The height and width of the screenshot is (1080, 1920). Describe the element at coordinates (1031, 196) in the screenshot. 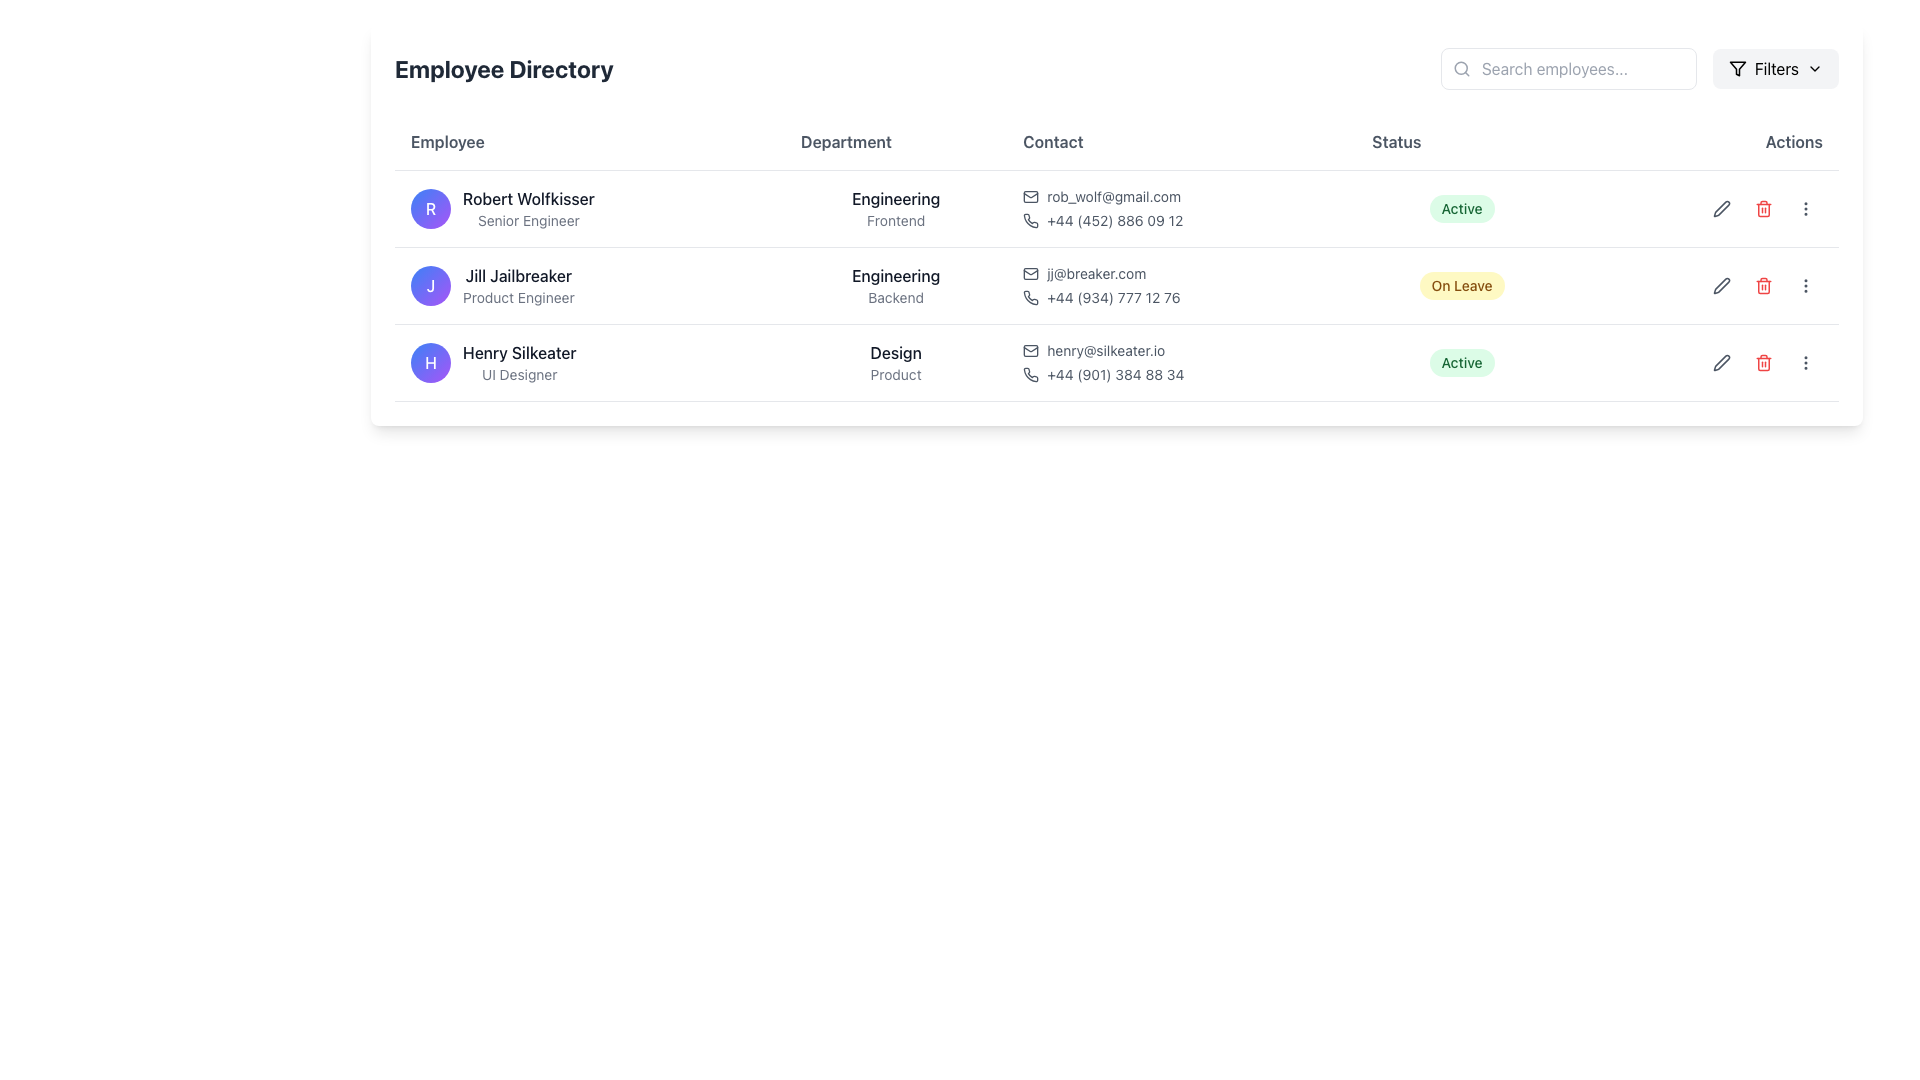

I see `the envelope-shaped SVG icon located to the left of the email address 'rob_wolf@gmail.com' in the 'Contact' column of the first row in the table` at that location.